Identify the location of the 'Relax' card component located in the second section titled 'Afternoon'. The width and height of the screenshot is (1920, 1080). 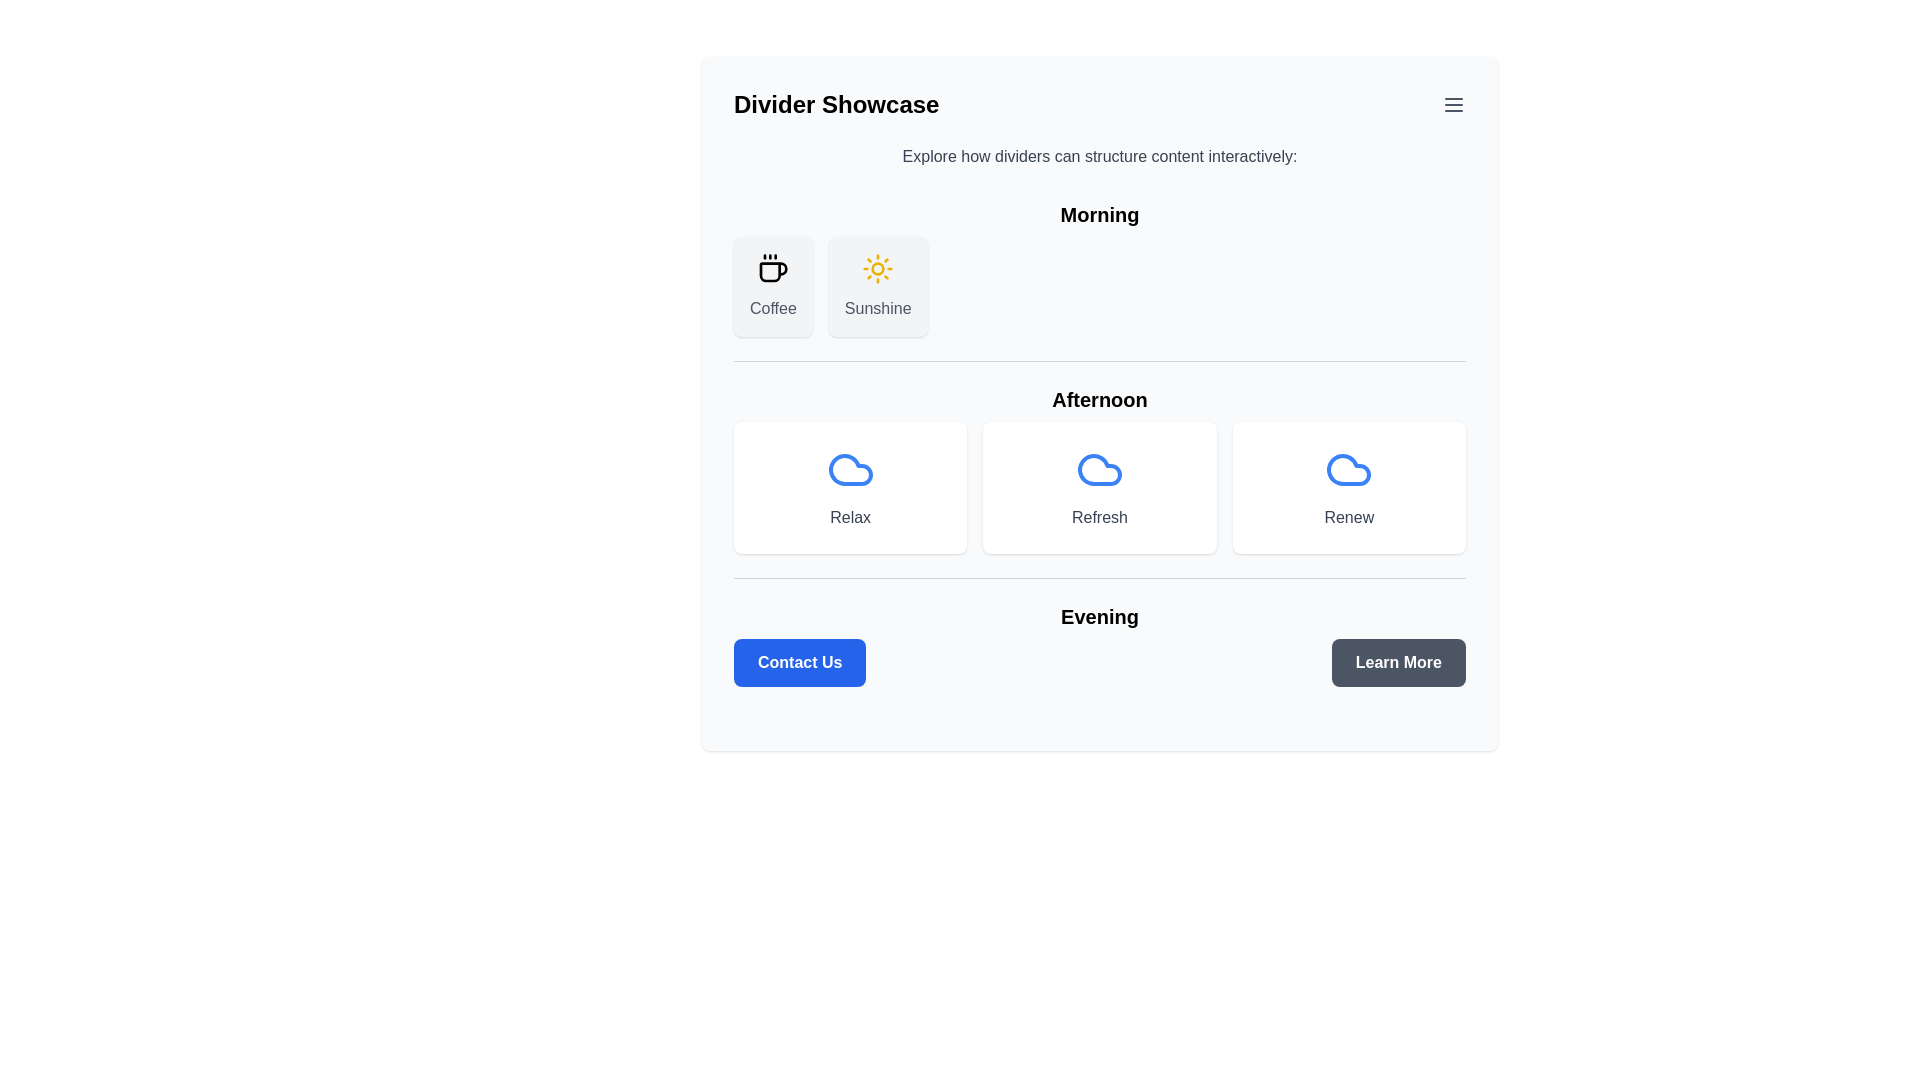
(850, 488).